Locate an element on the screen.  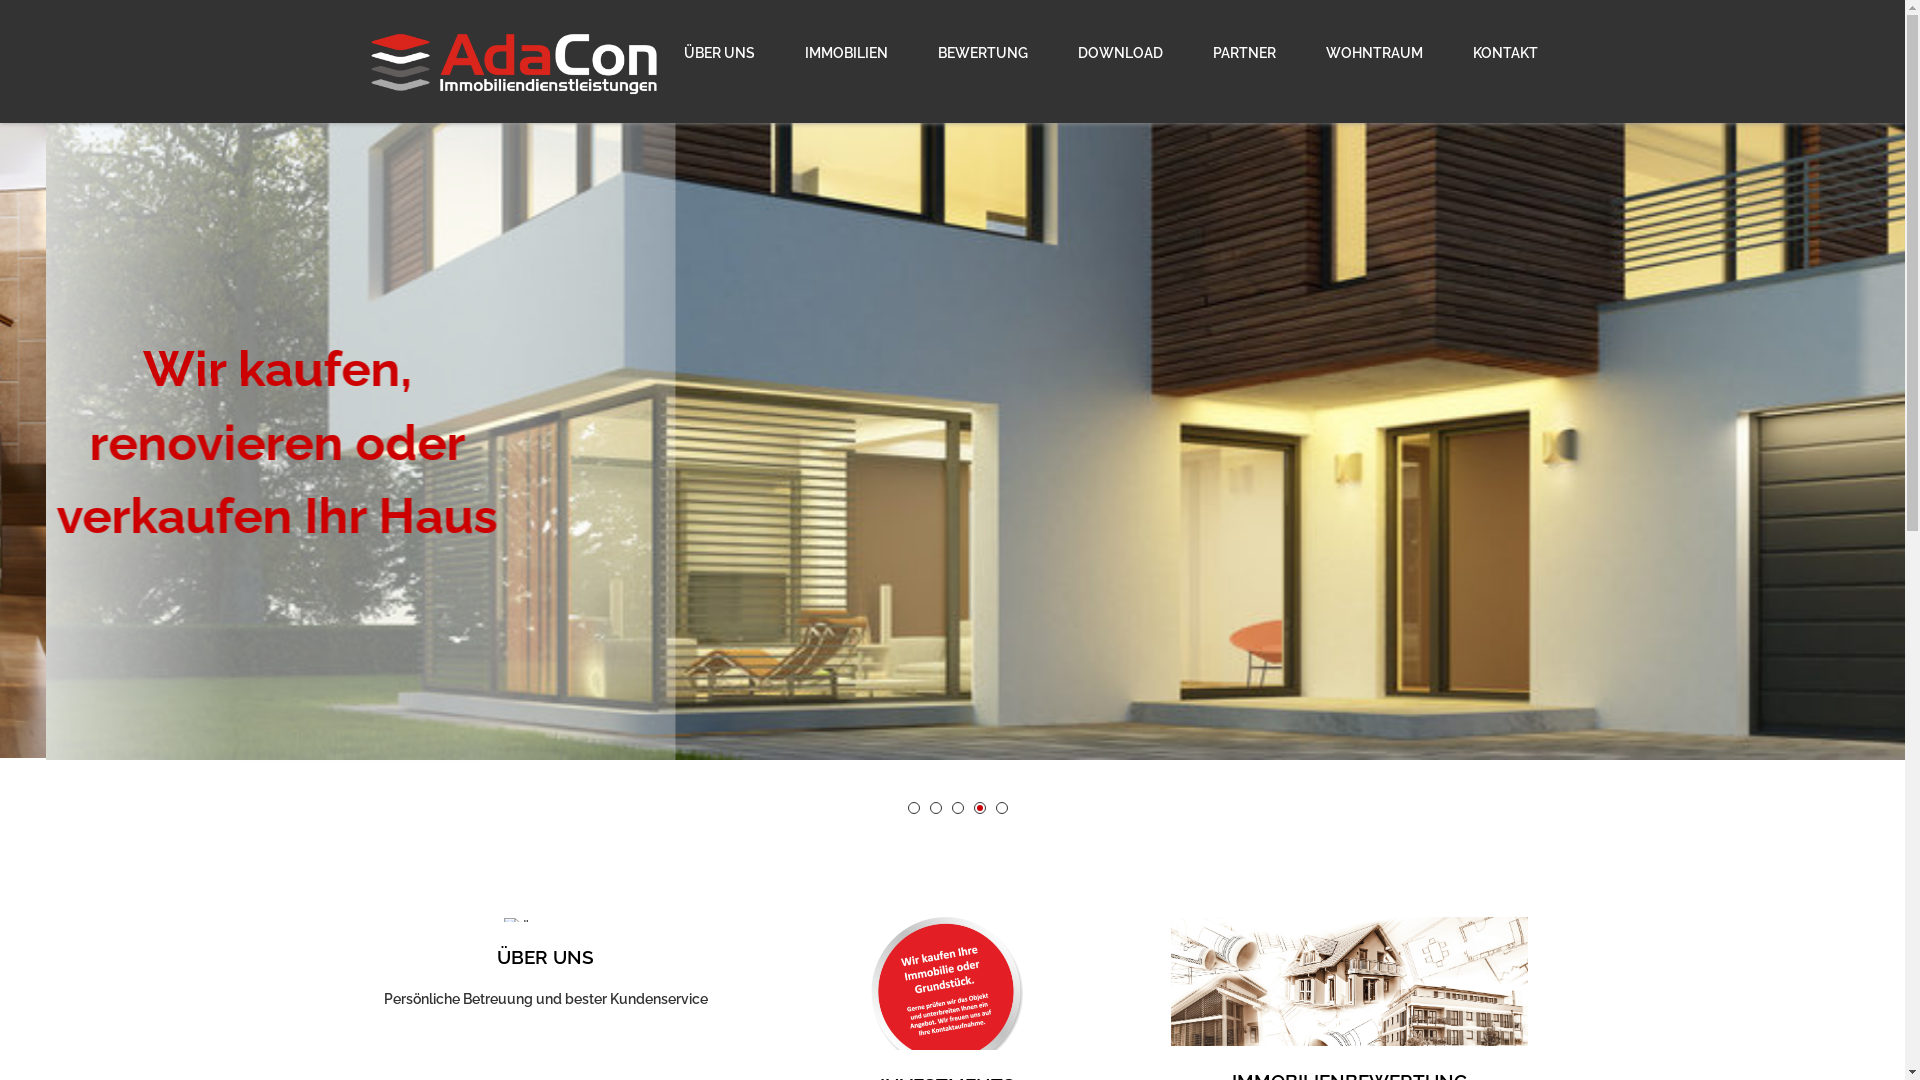
'4' is located at coordinates (979, 806).